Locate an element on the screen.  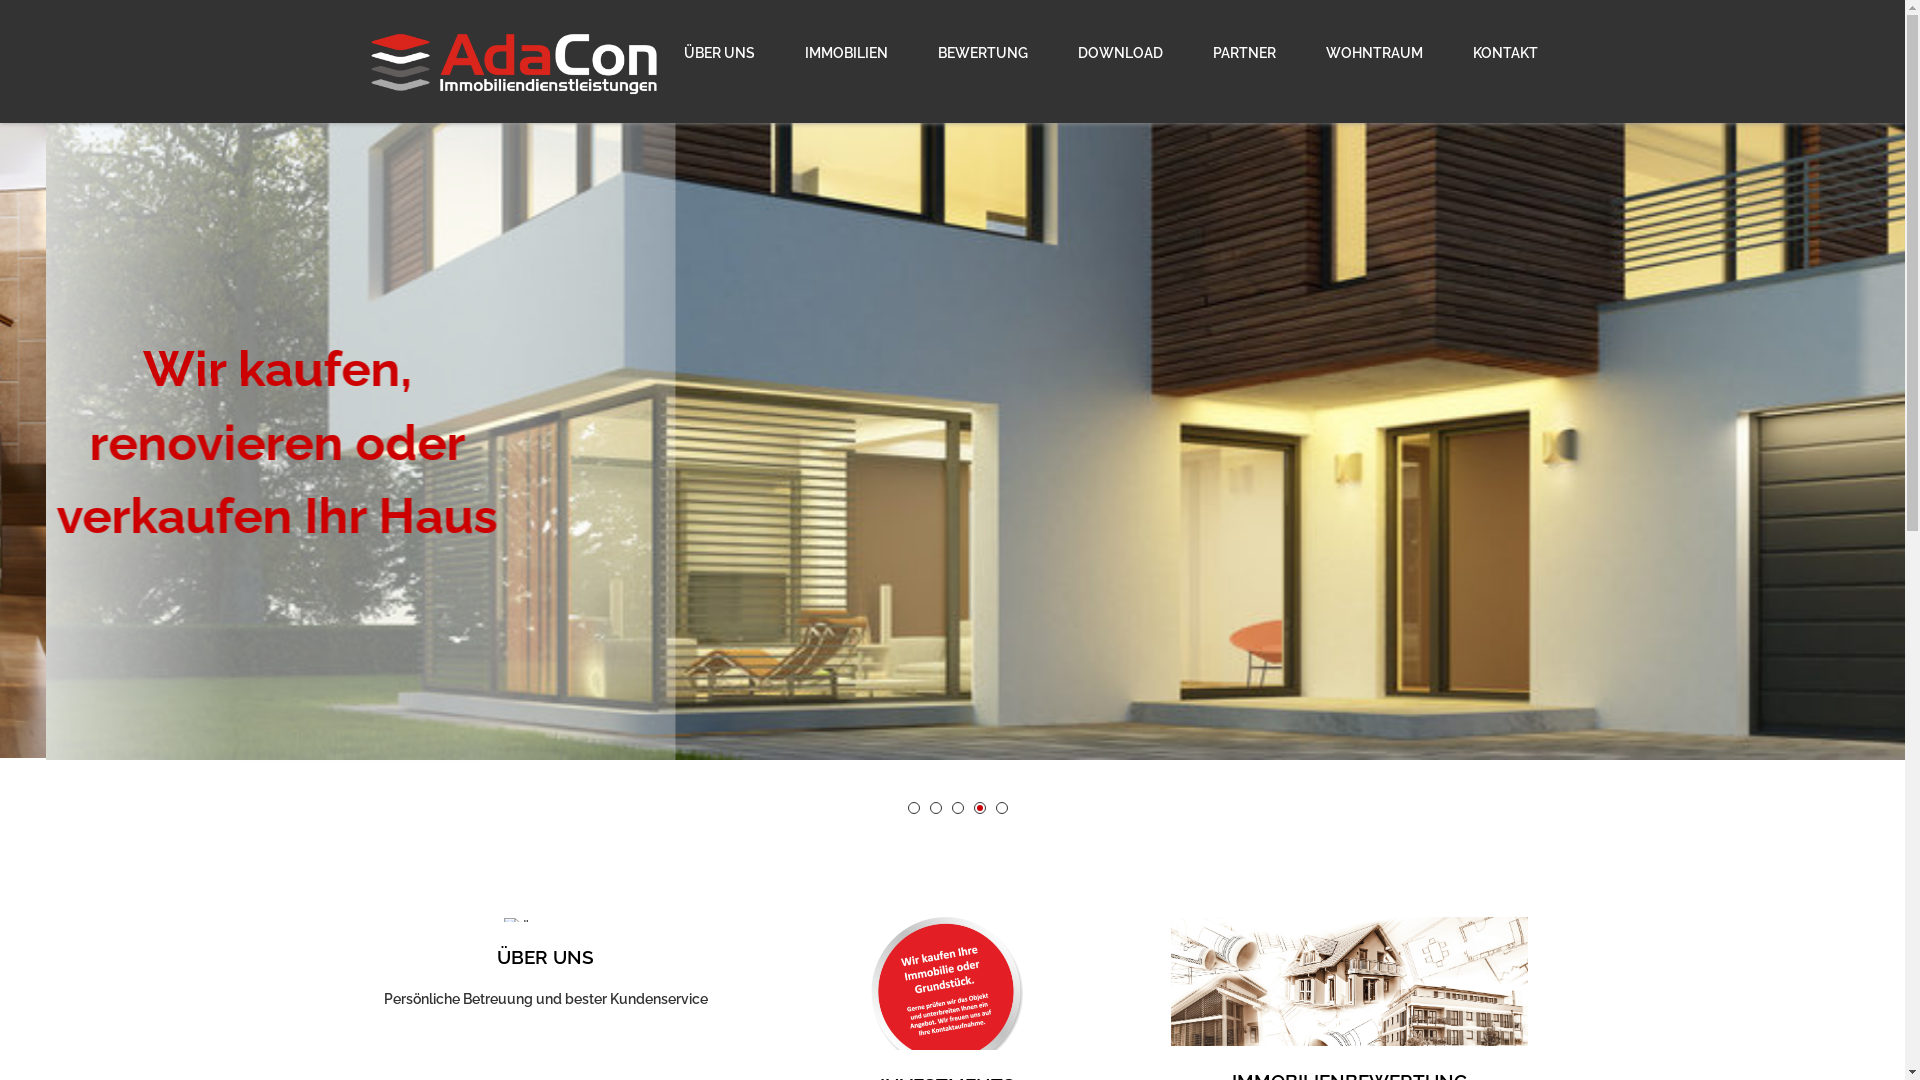
'4' is located at coordinates (979, 806).